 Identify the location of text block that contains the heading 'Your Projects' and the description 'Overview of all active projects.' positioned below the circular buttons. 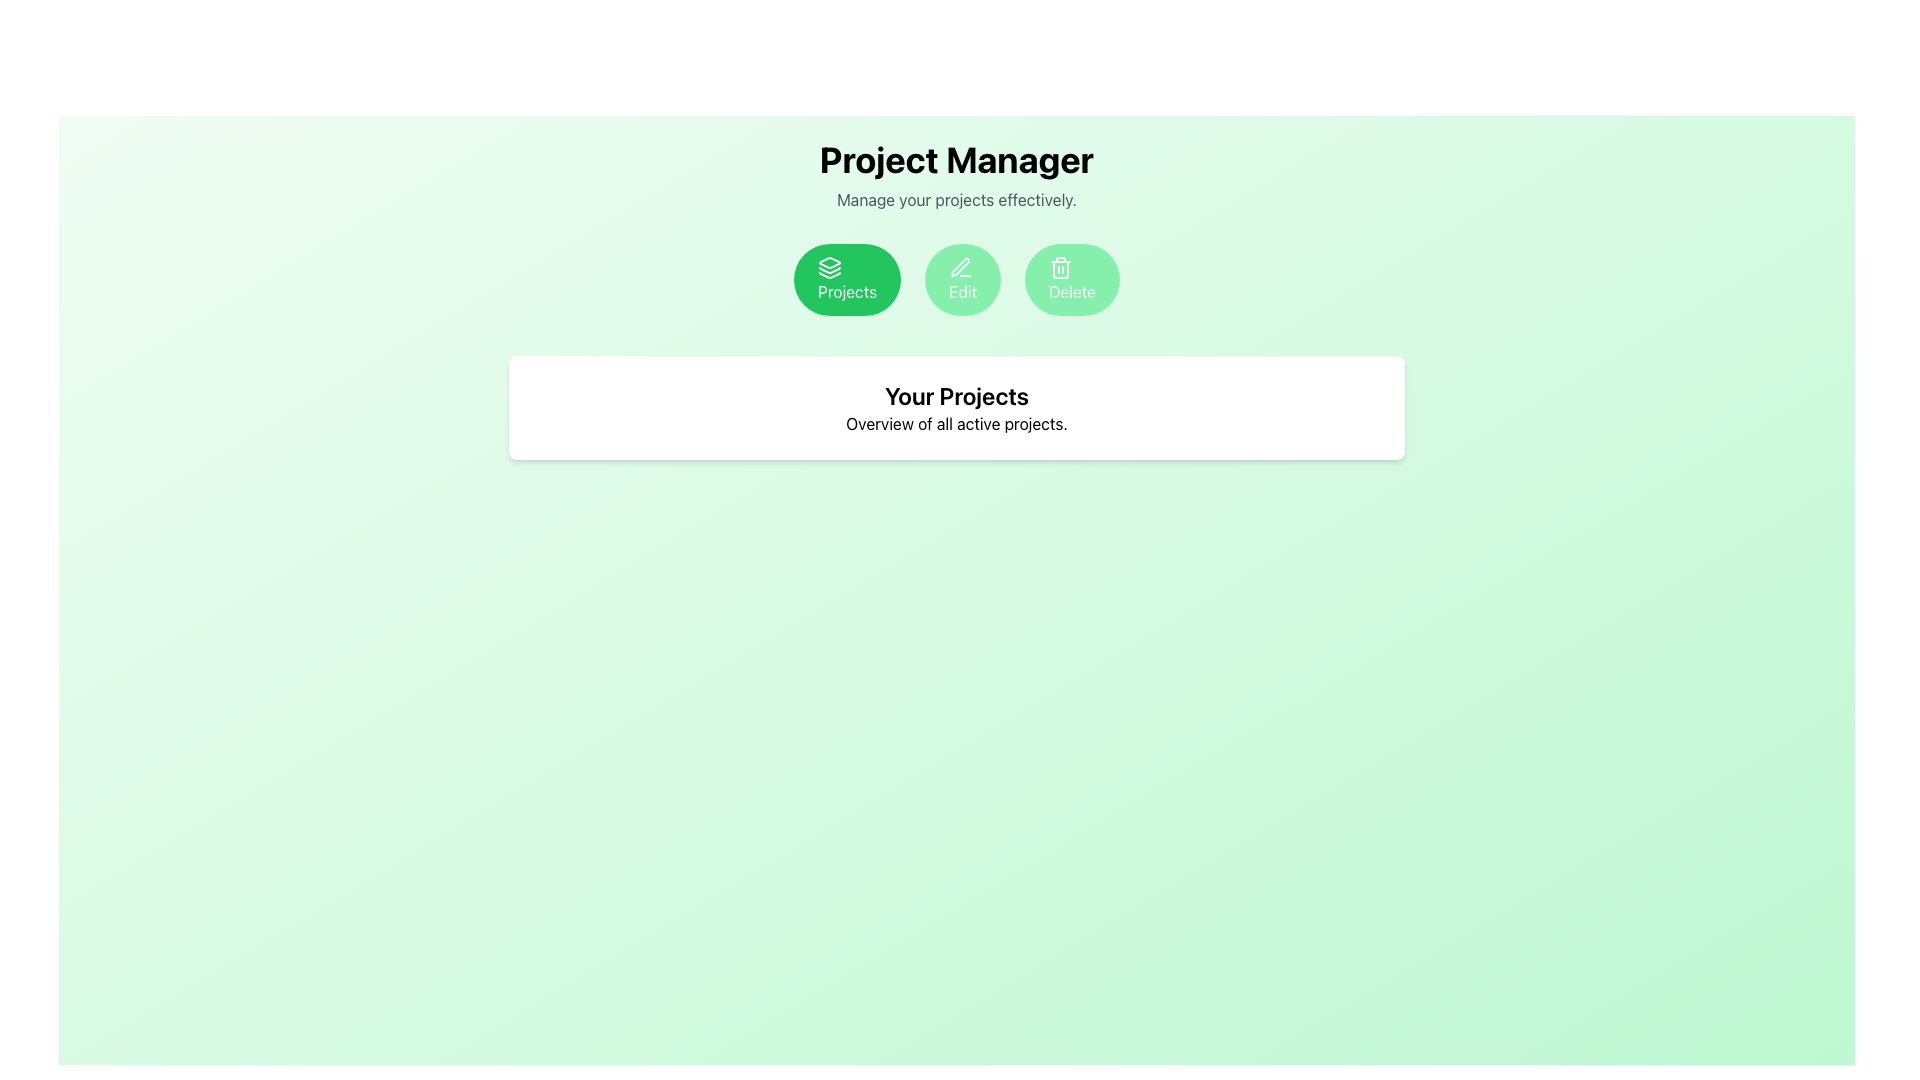
(955, 407).